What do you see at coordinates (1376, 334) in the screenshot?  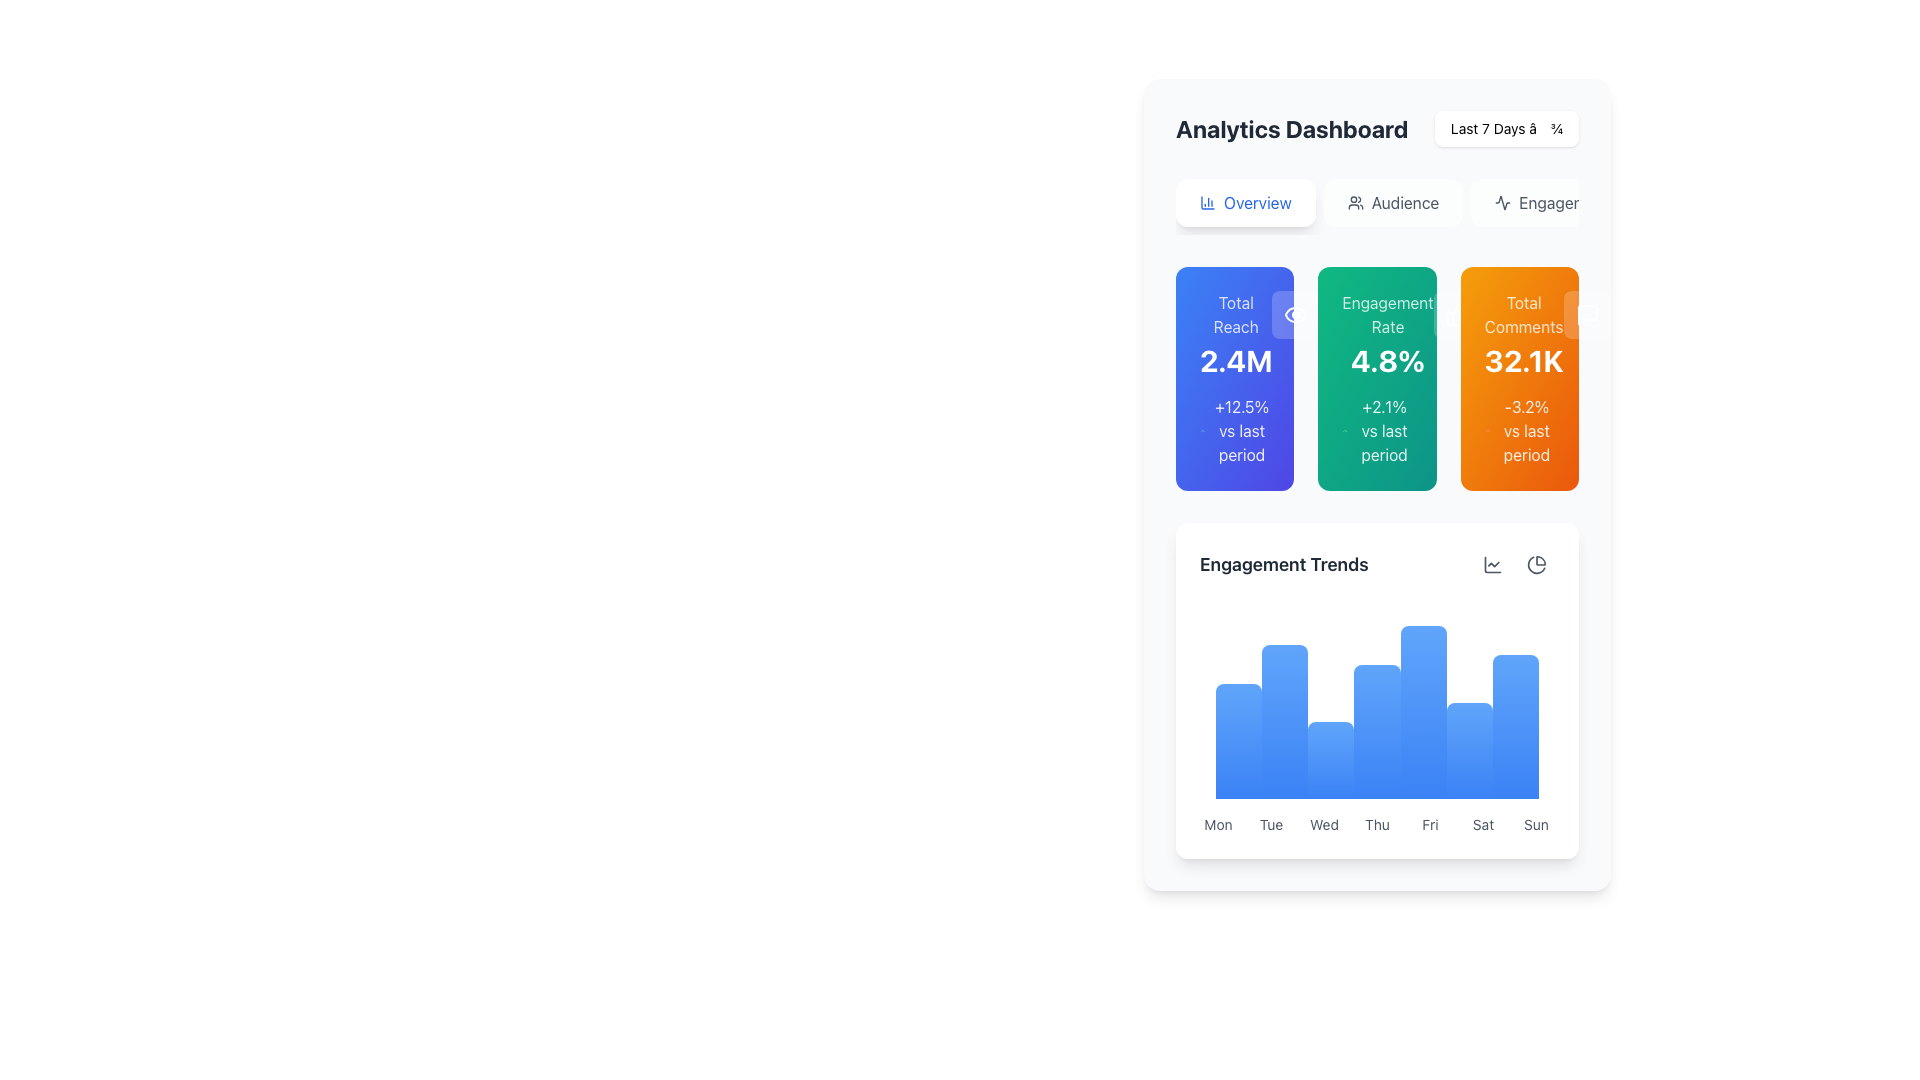 I see `the text display component showing the engagement rate percentage in the center of the middle green card of the dashboard's analytics summary` at bounding box center [1376, 334].